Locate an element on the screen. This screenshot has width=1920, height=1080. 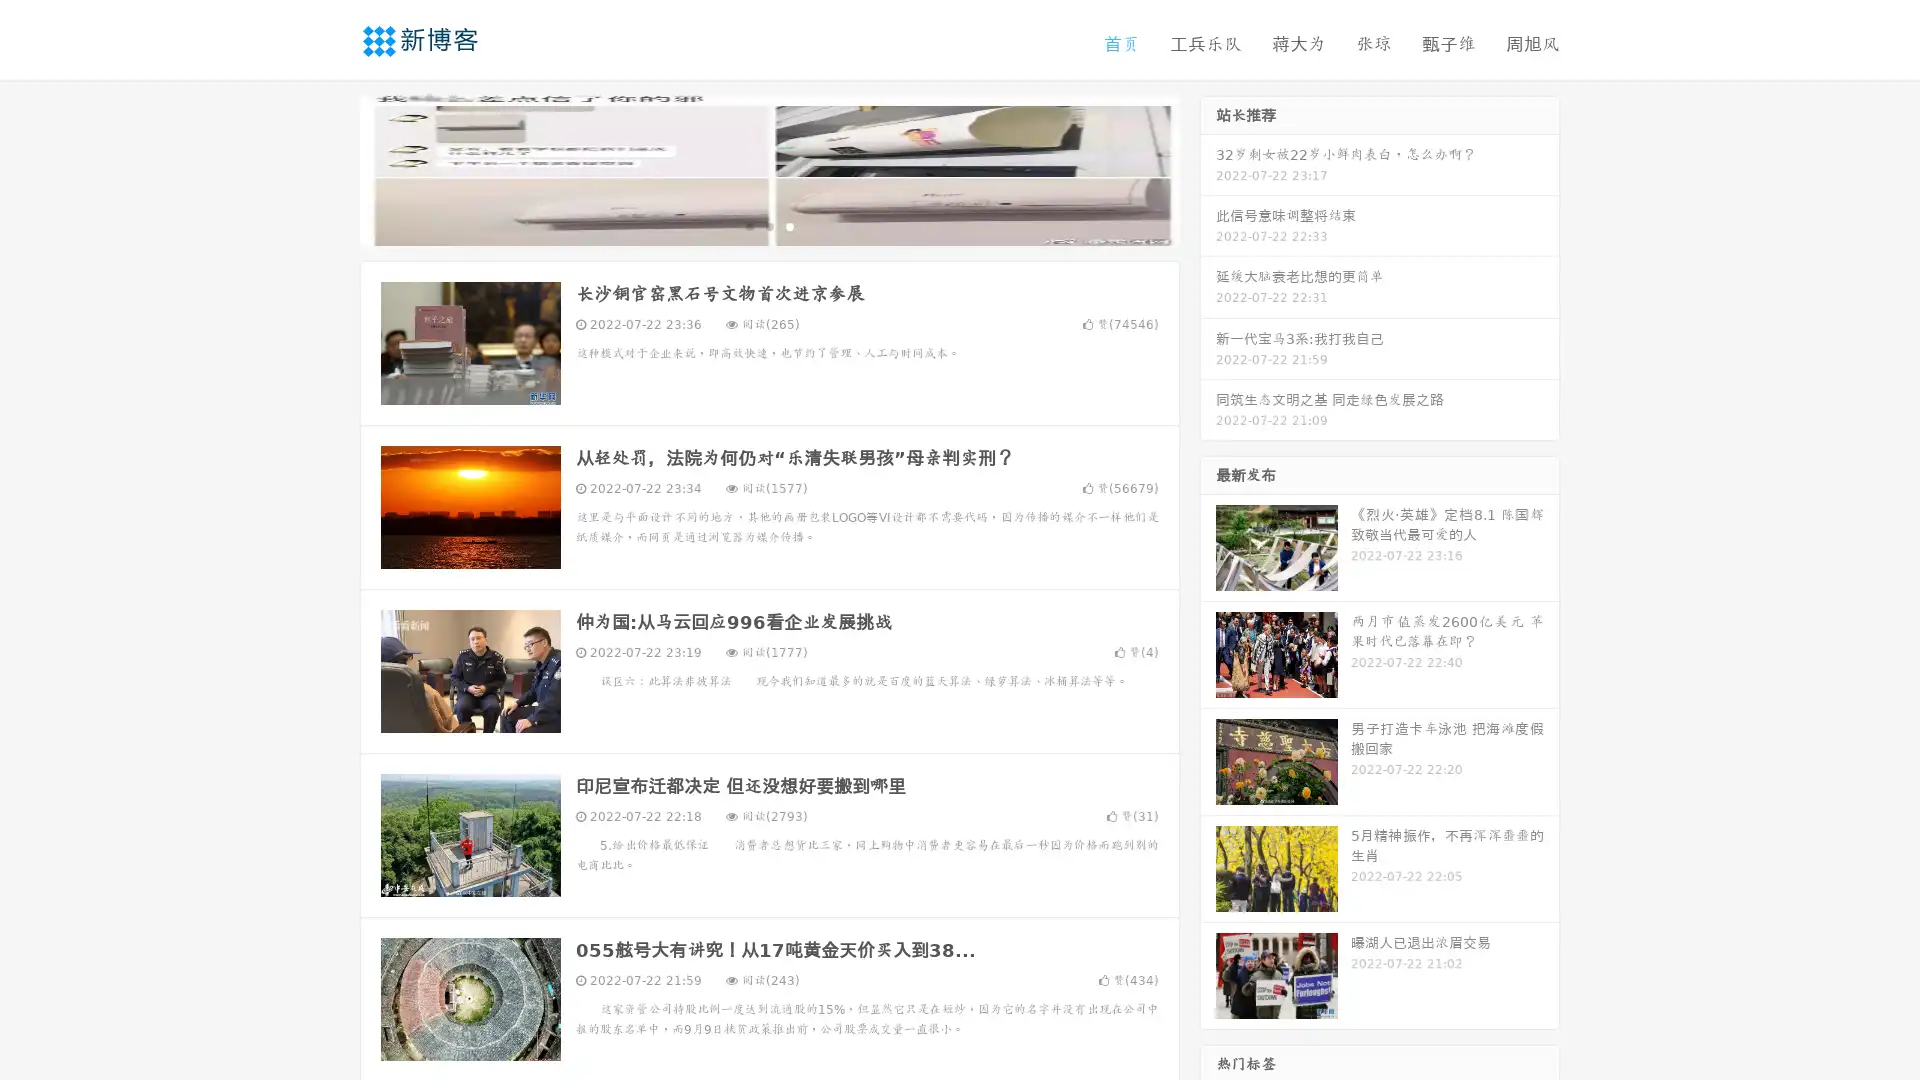
Go to slide 1 is located at coordinates (748, 225).